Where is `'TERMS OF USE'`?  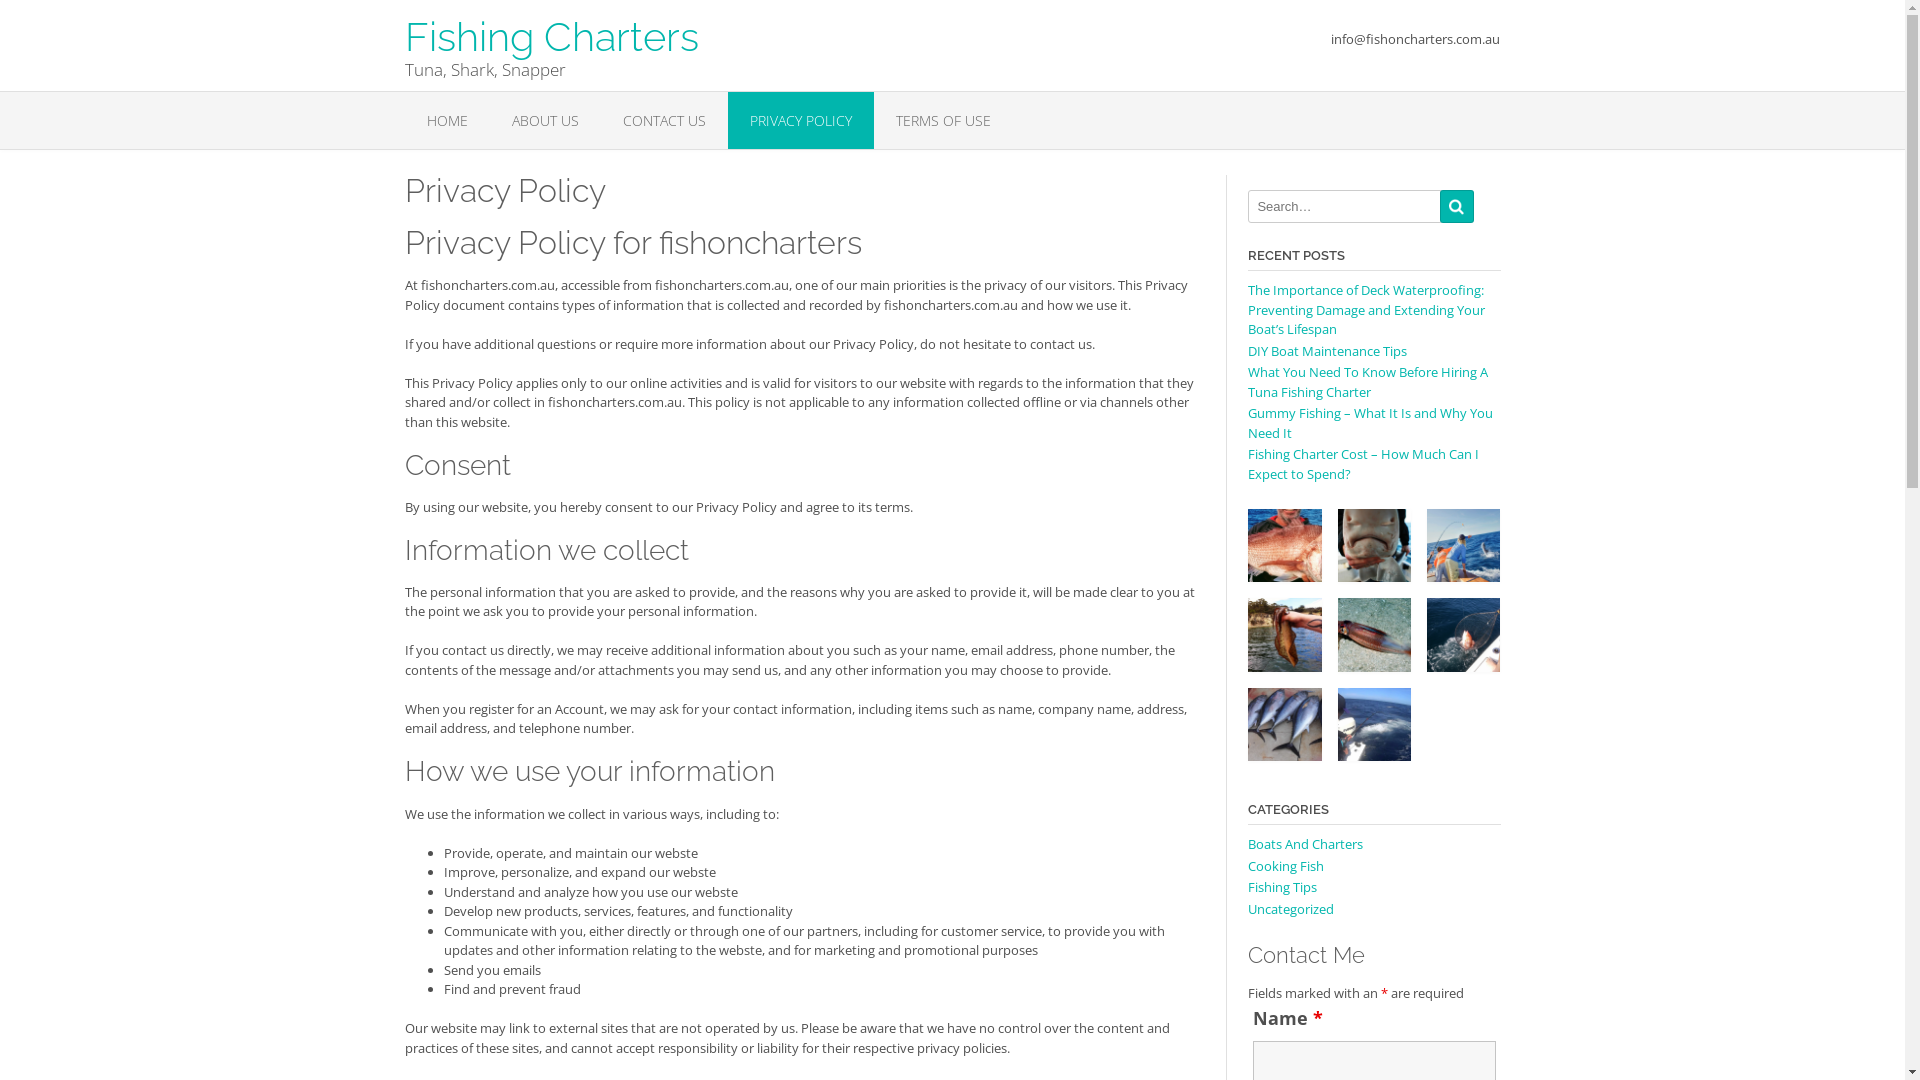
'TERMS OF USE' is located at coordinates (942, 120).